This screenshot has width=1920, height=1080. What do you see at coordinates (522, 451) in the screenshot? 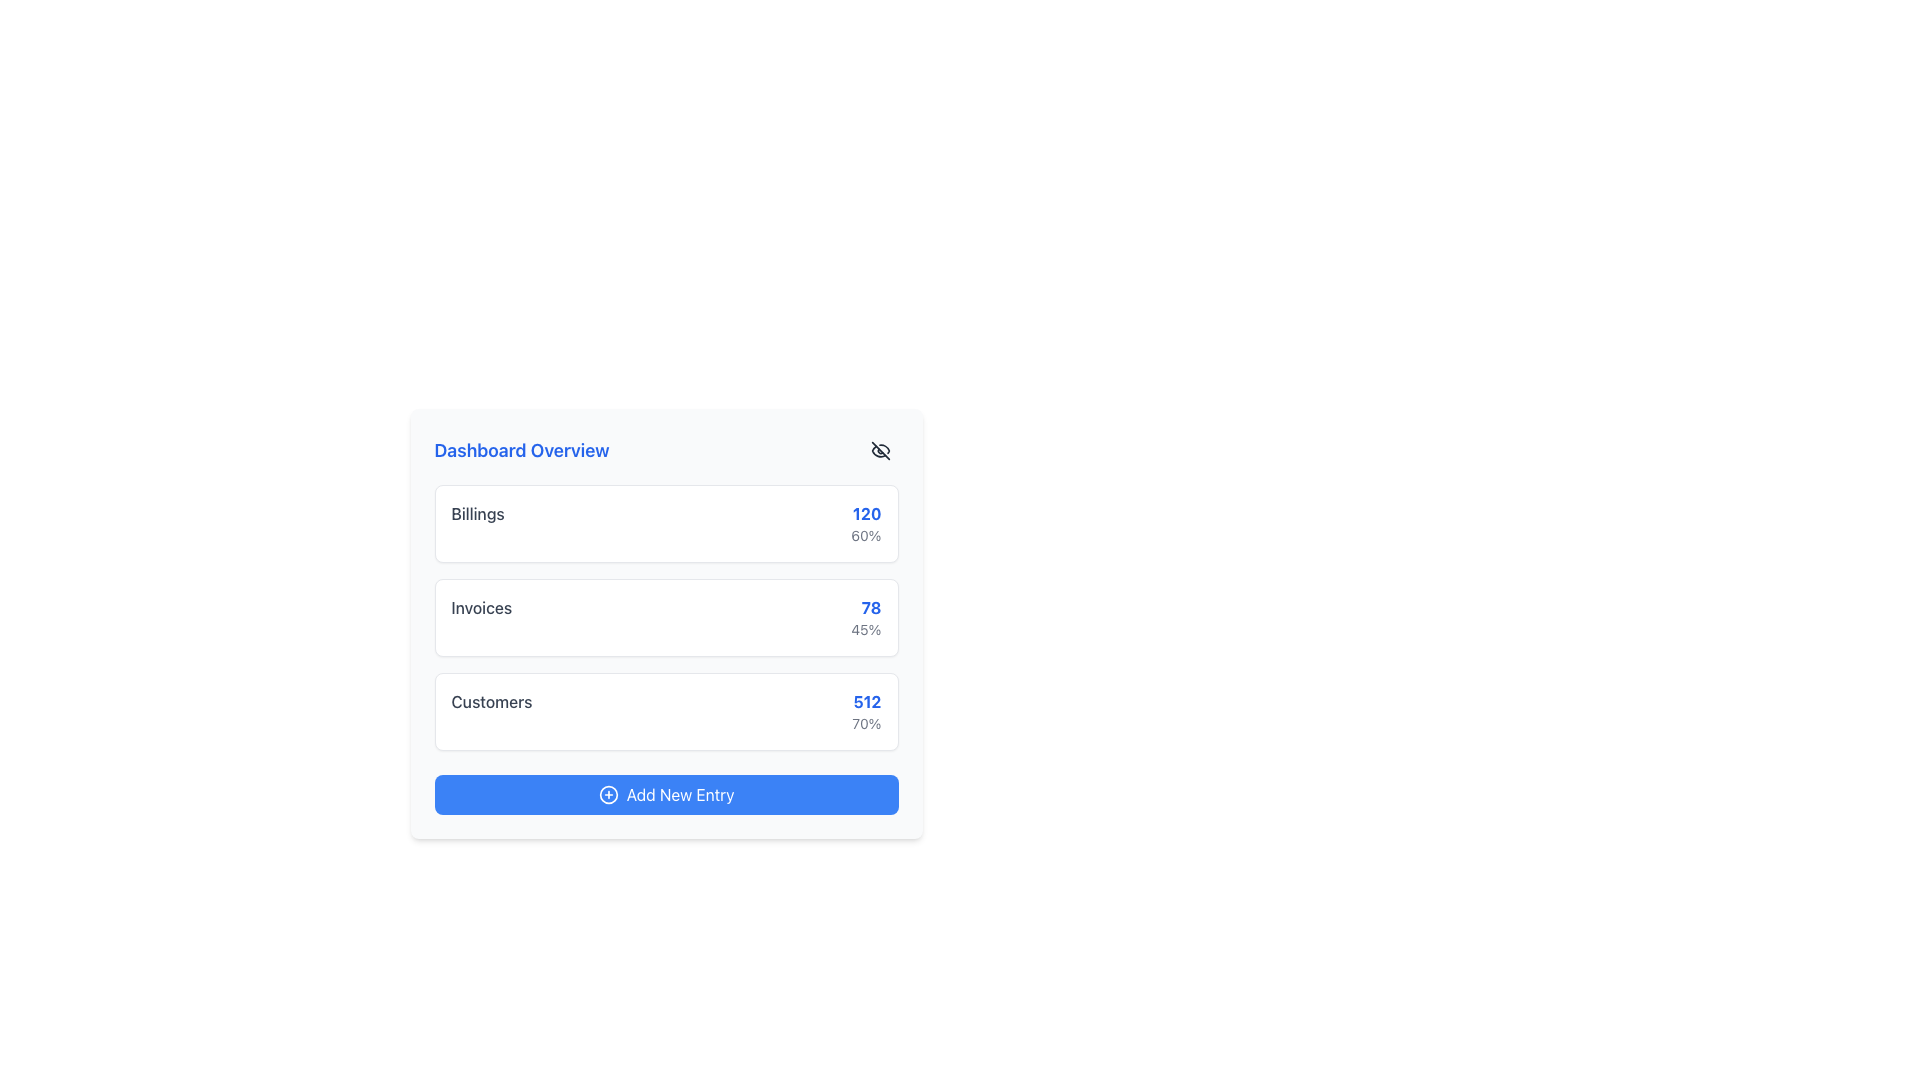
I see `the text label that reads 'Dashboard Overview', styled in blue, located at the top-center of the content card` at bounding box center [522, 451].